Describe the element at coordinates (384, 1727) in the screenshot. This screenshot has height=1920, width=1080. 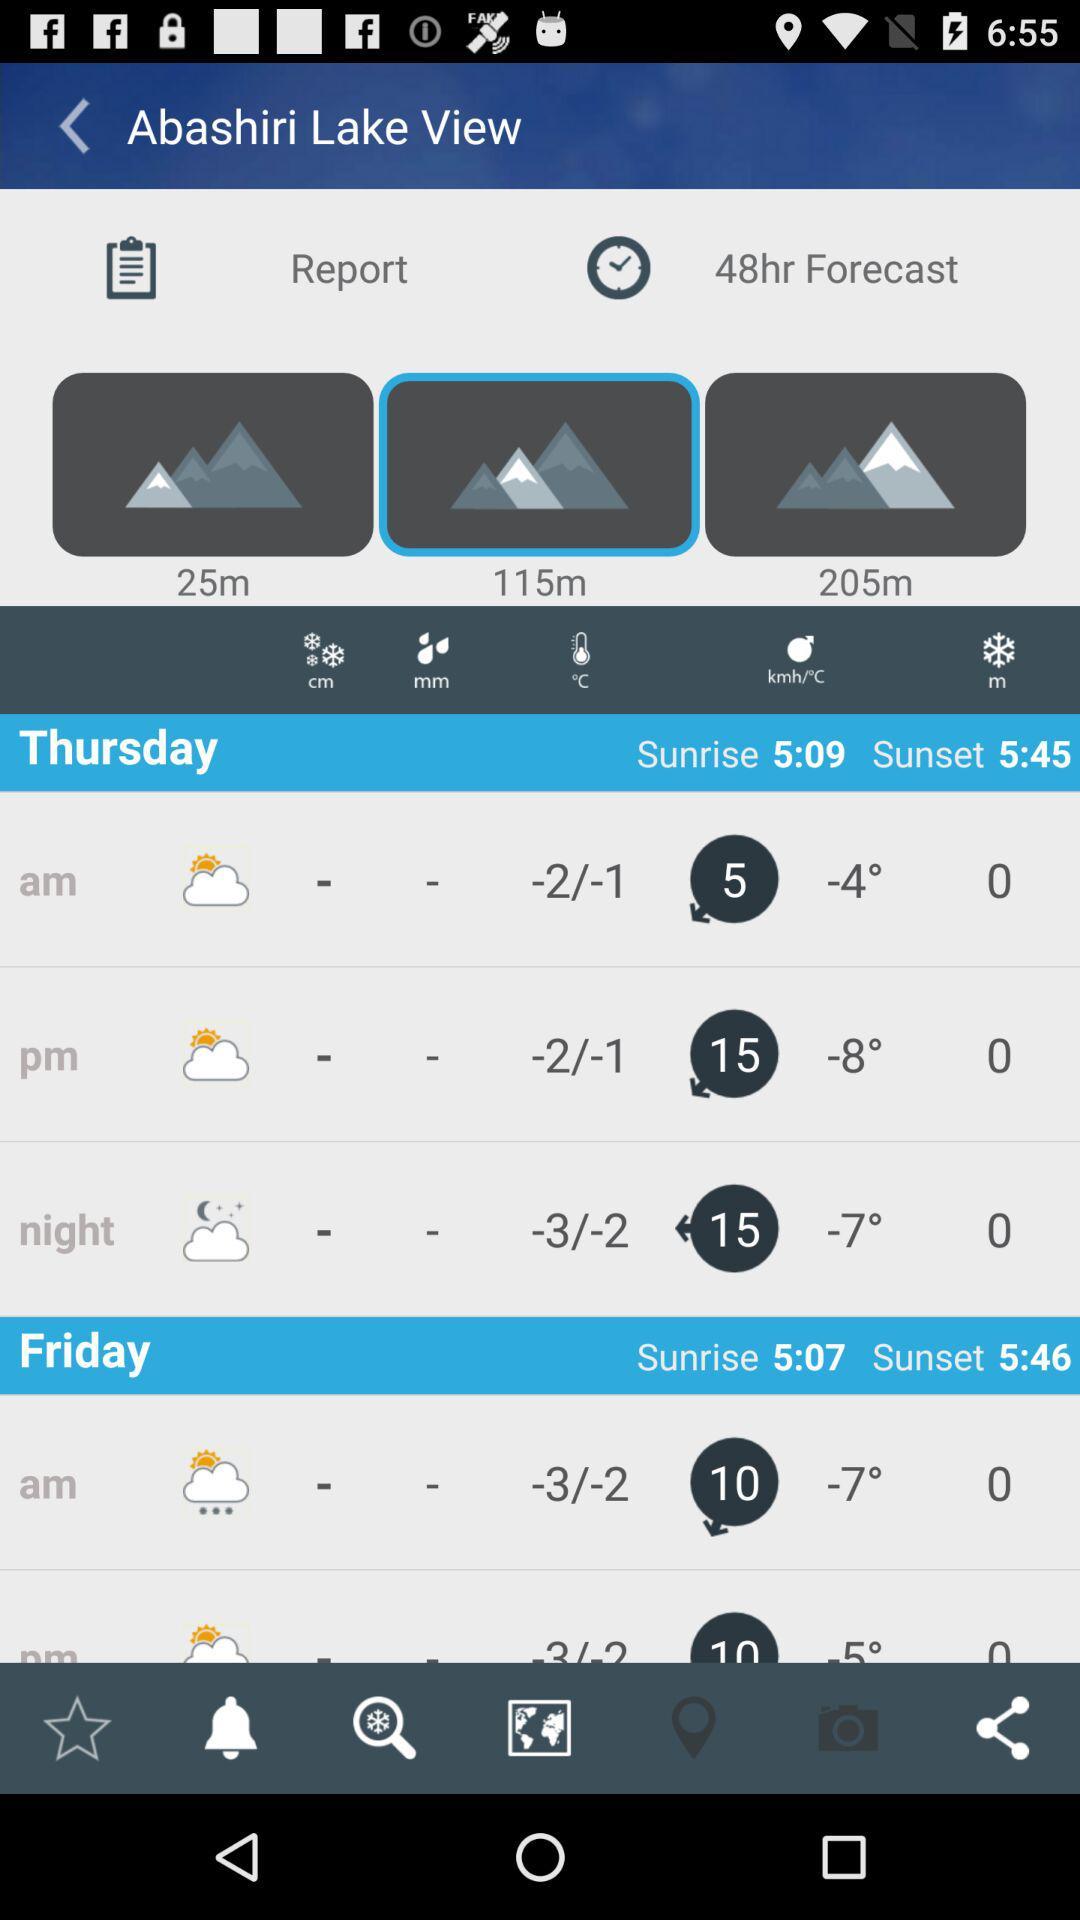
I see `search option` at that location.